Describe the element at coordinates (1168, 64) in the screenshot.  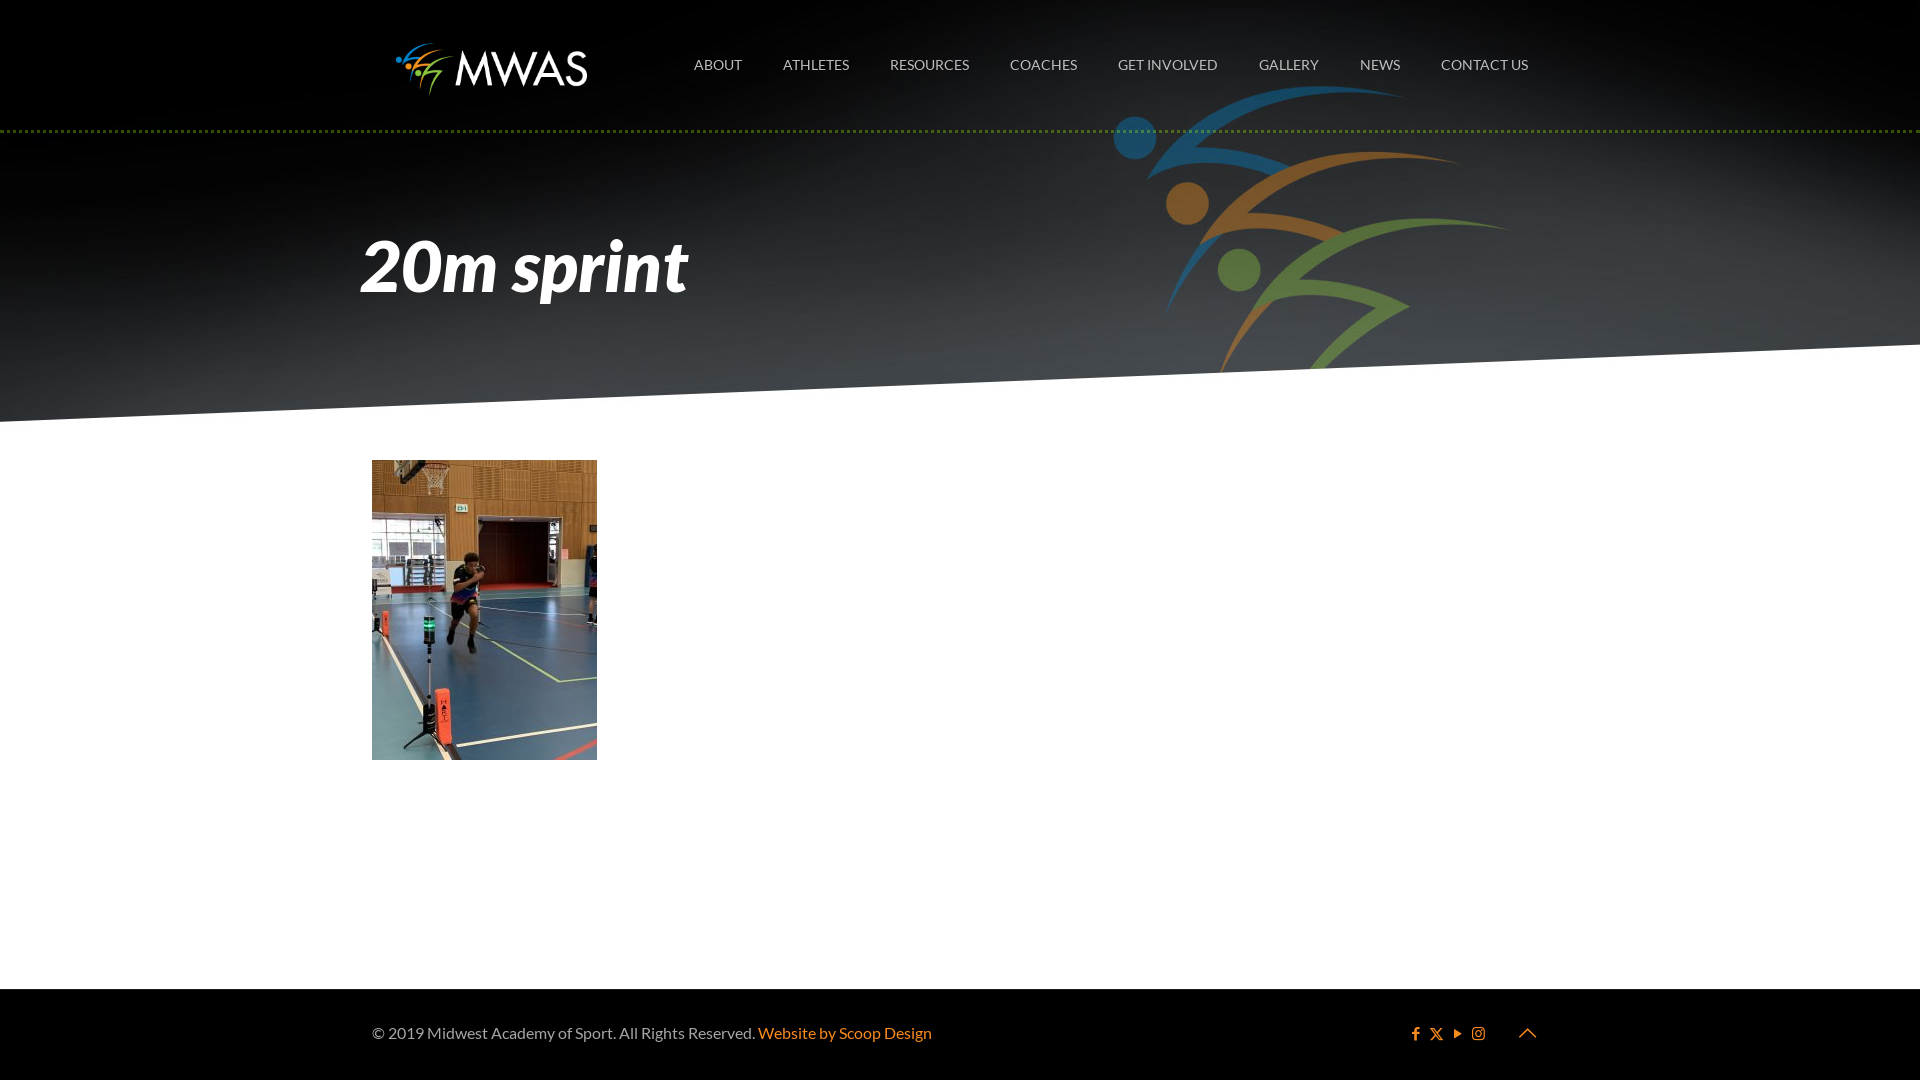
I see `'GET INVOLVED'` at that location.